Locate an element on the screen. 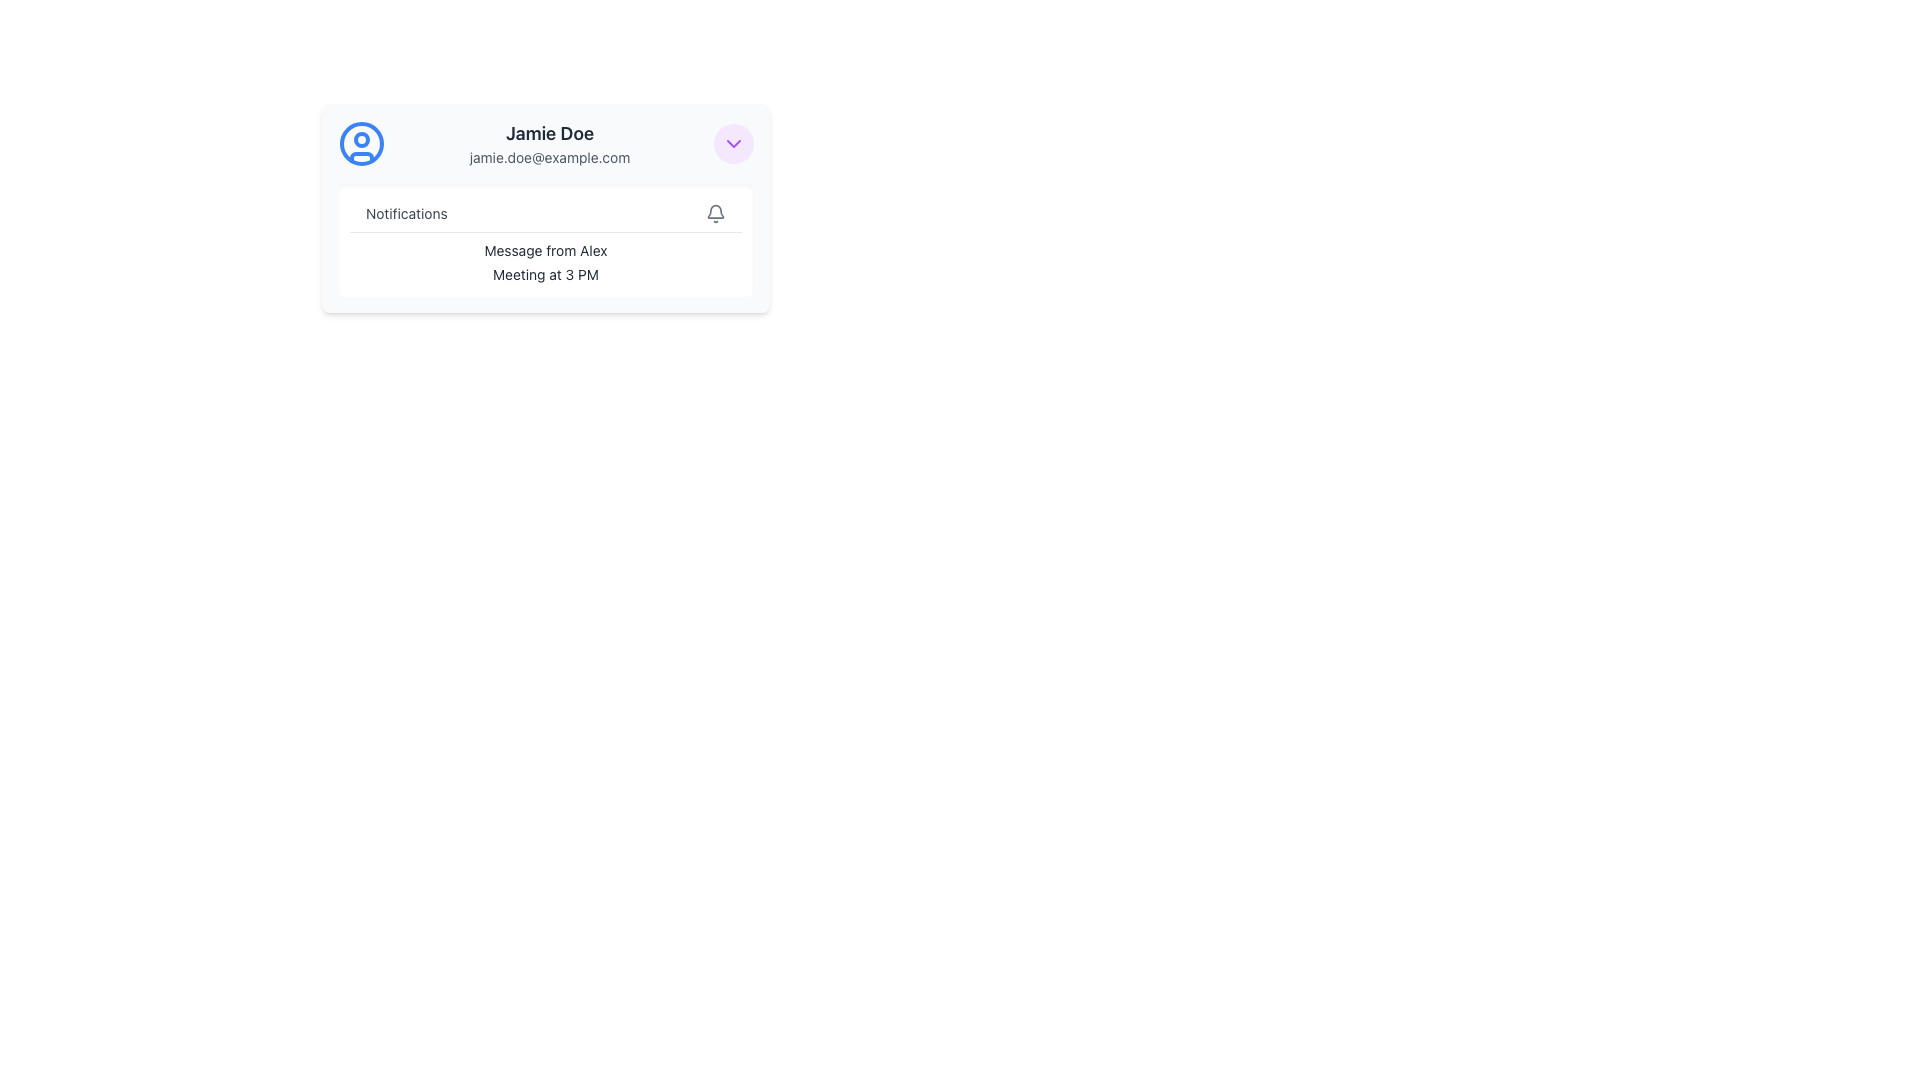 This screenshot has height=1080, width=1920. the downward-oriented purple chevron icon at the top-right corner of the user card is located at coordinates (733, 142).